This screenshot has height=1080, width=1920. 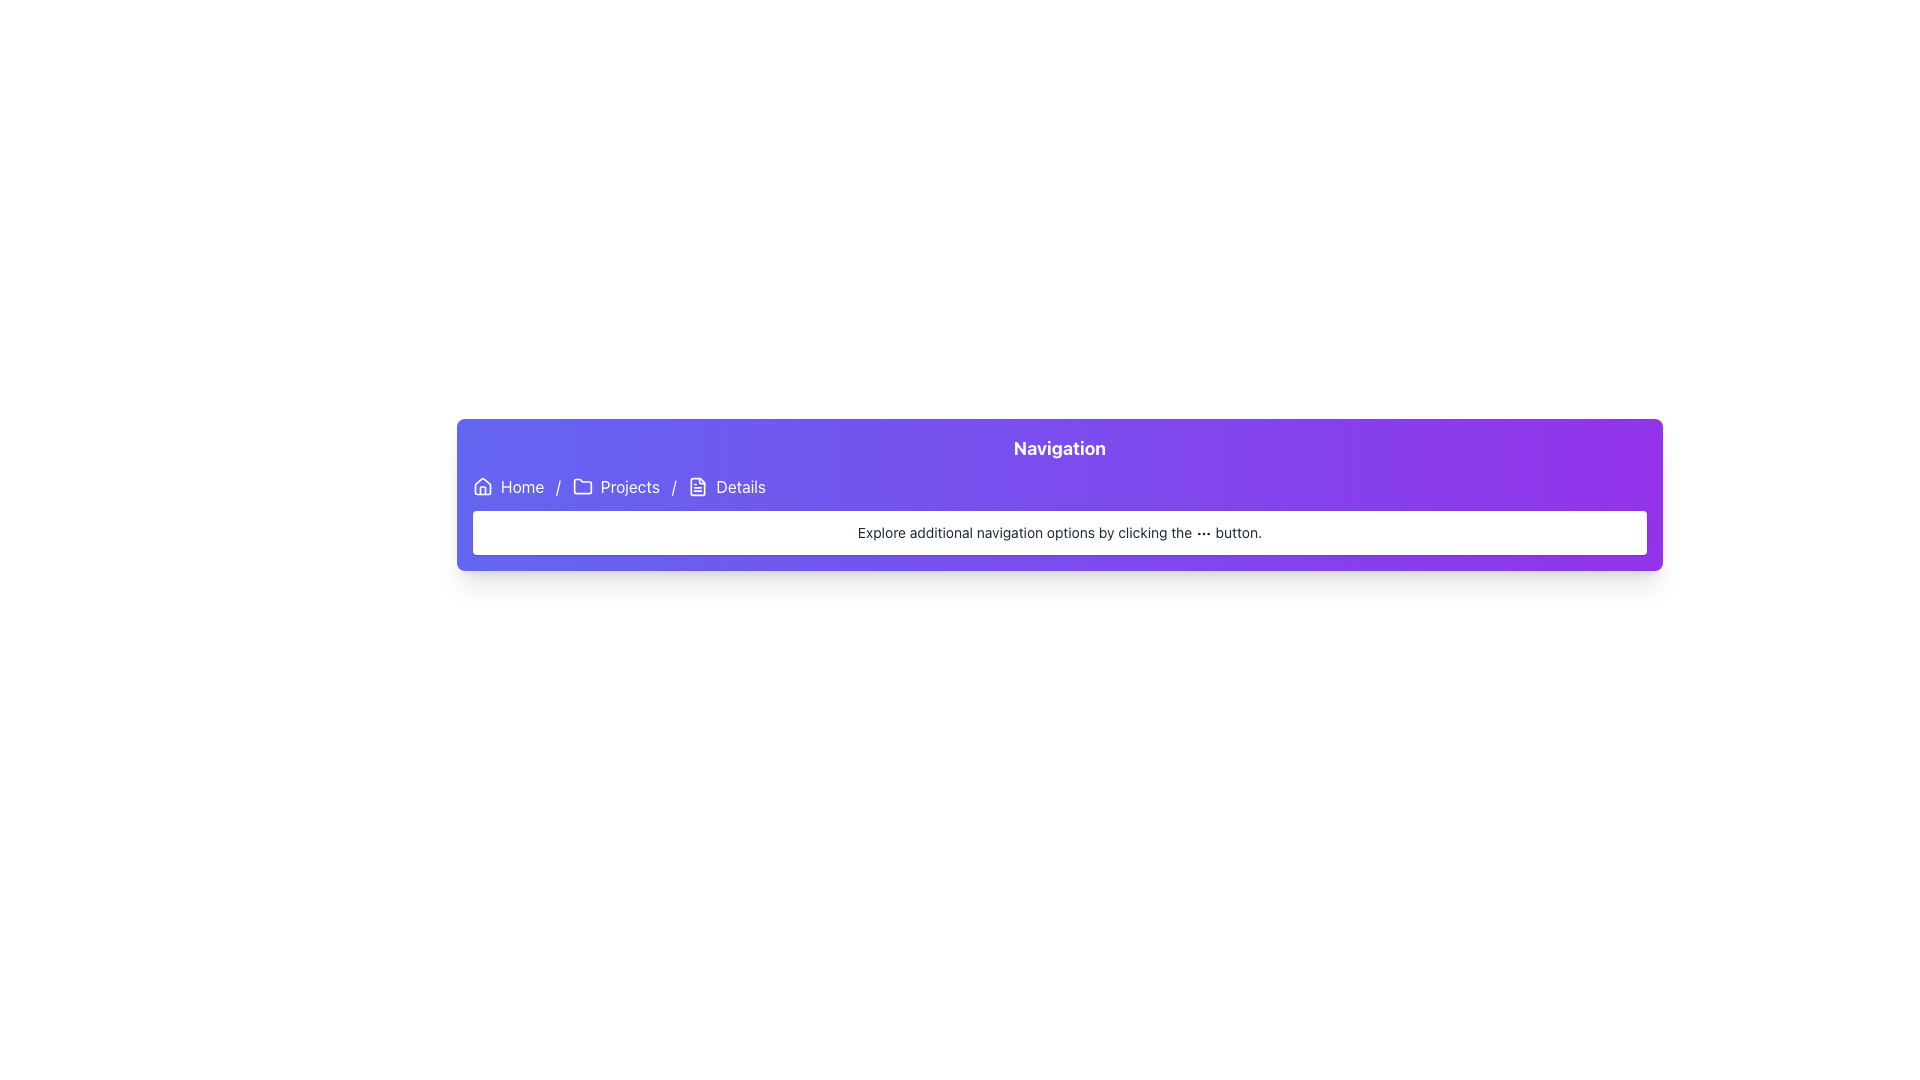 What do you see at coordinates (483, 486) in the screenshot?
I see `the house icon in the breadcrumb trail navigation bar` at bounding box center [483, 486].